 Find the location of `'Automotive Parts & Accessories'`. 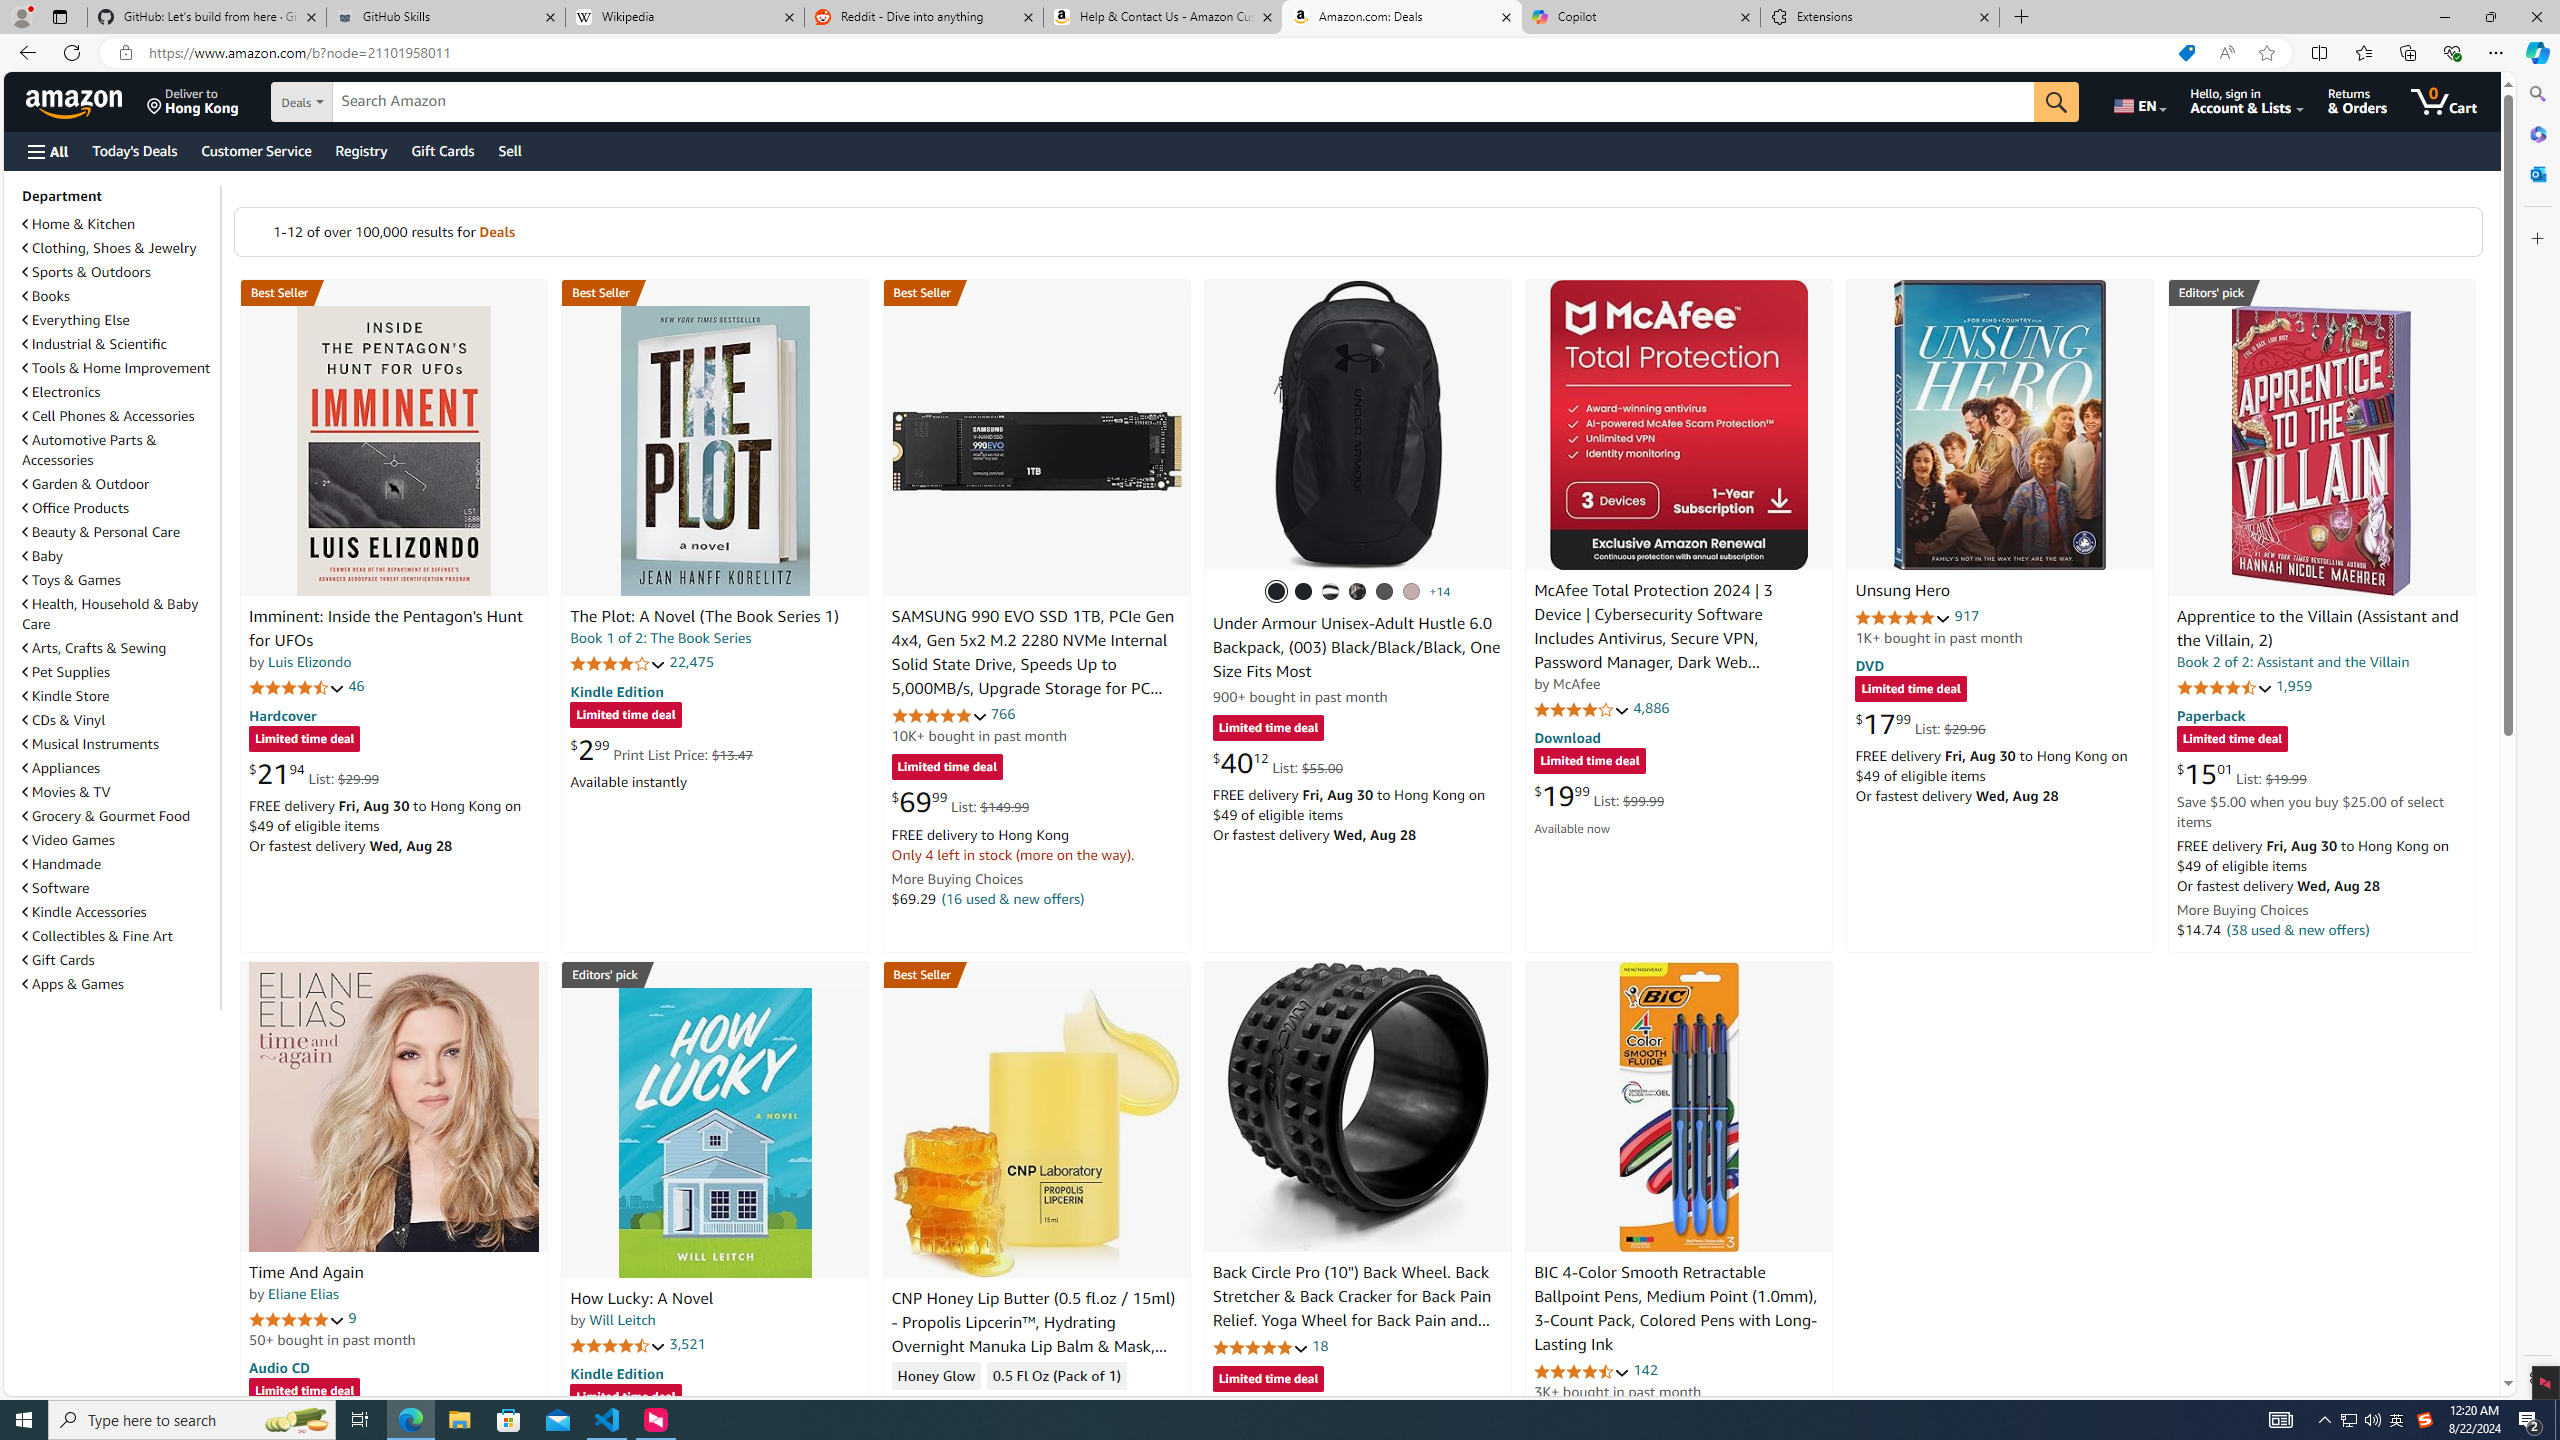

'Automotive Parts & Accessories' is located at coordinates (89, 449).